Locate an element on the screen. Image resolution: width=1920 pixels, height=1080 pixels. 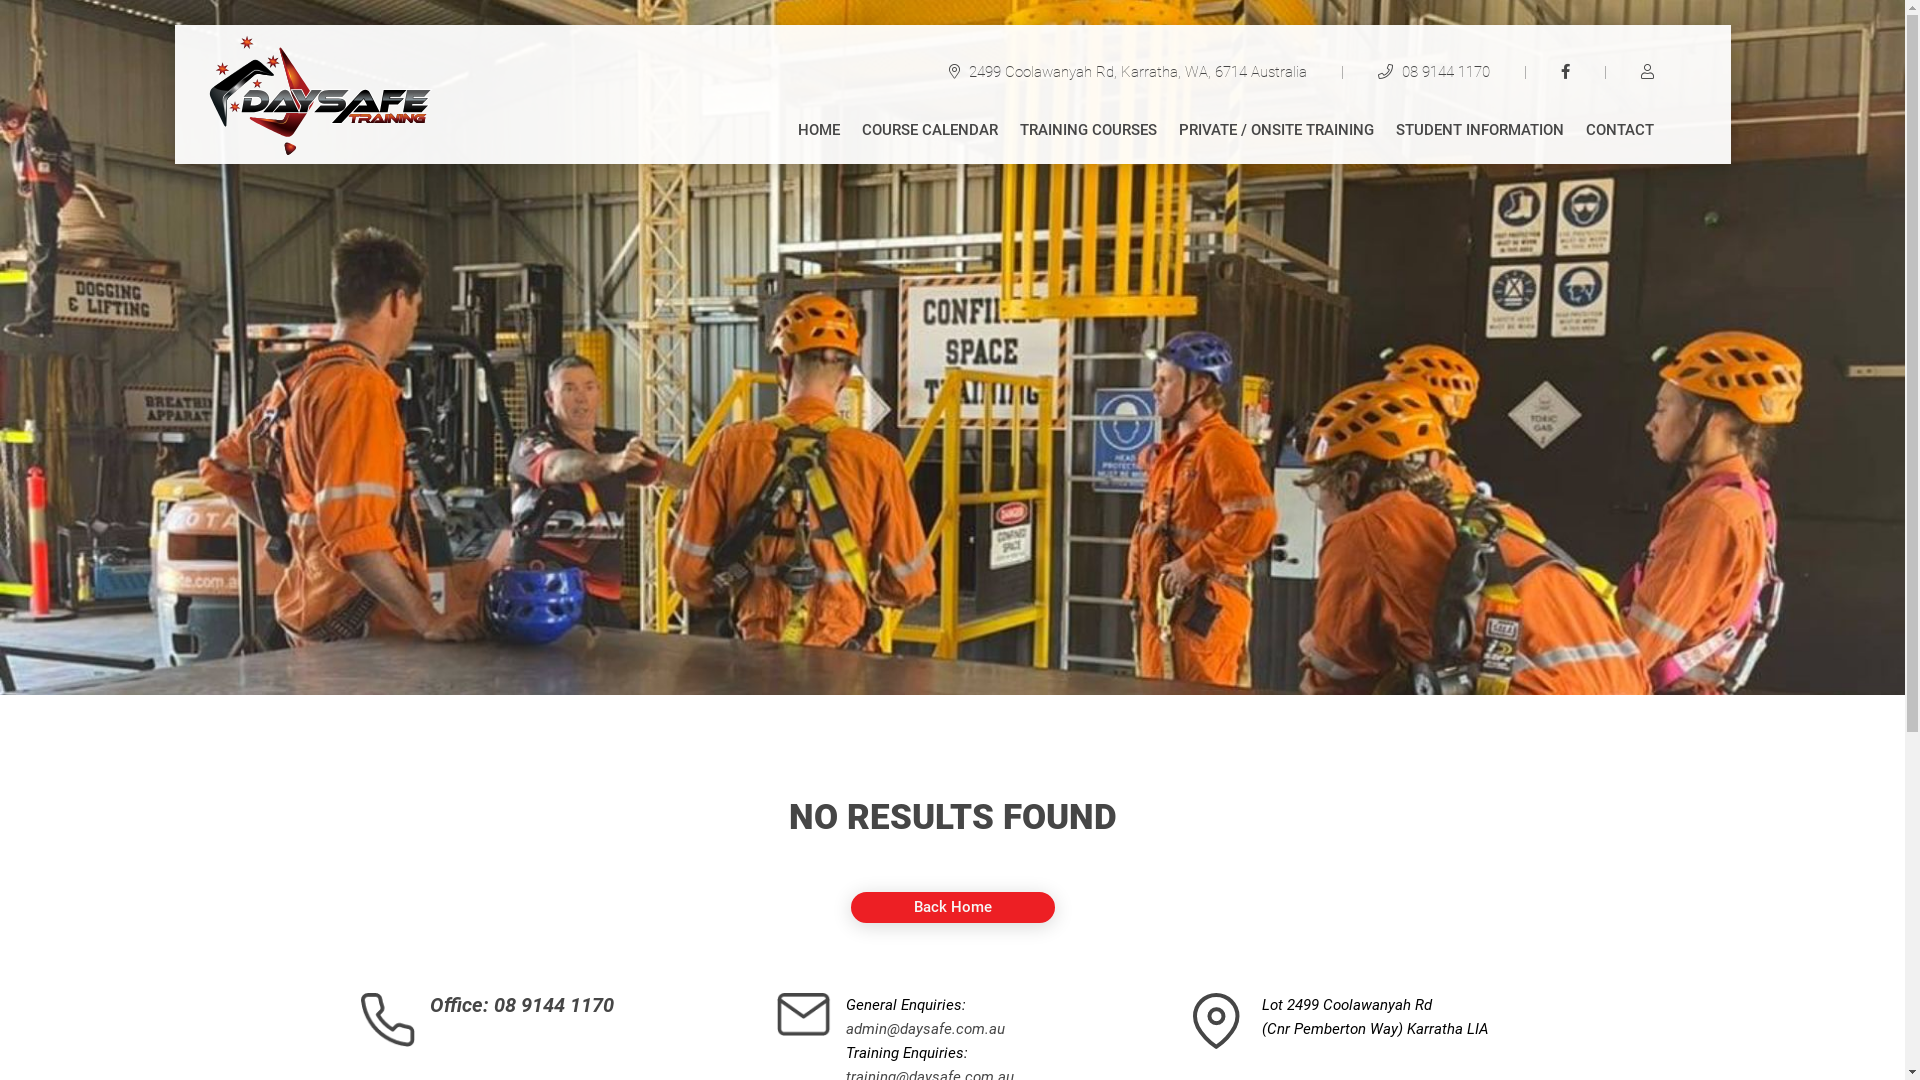
'HOME' is located at coordinates (796, 134).